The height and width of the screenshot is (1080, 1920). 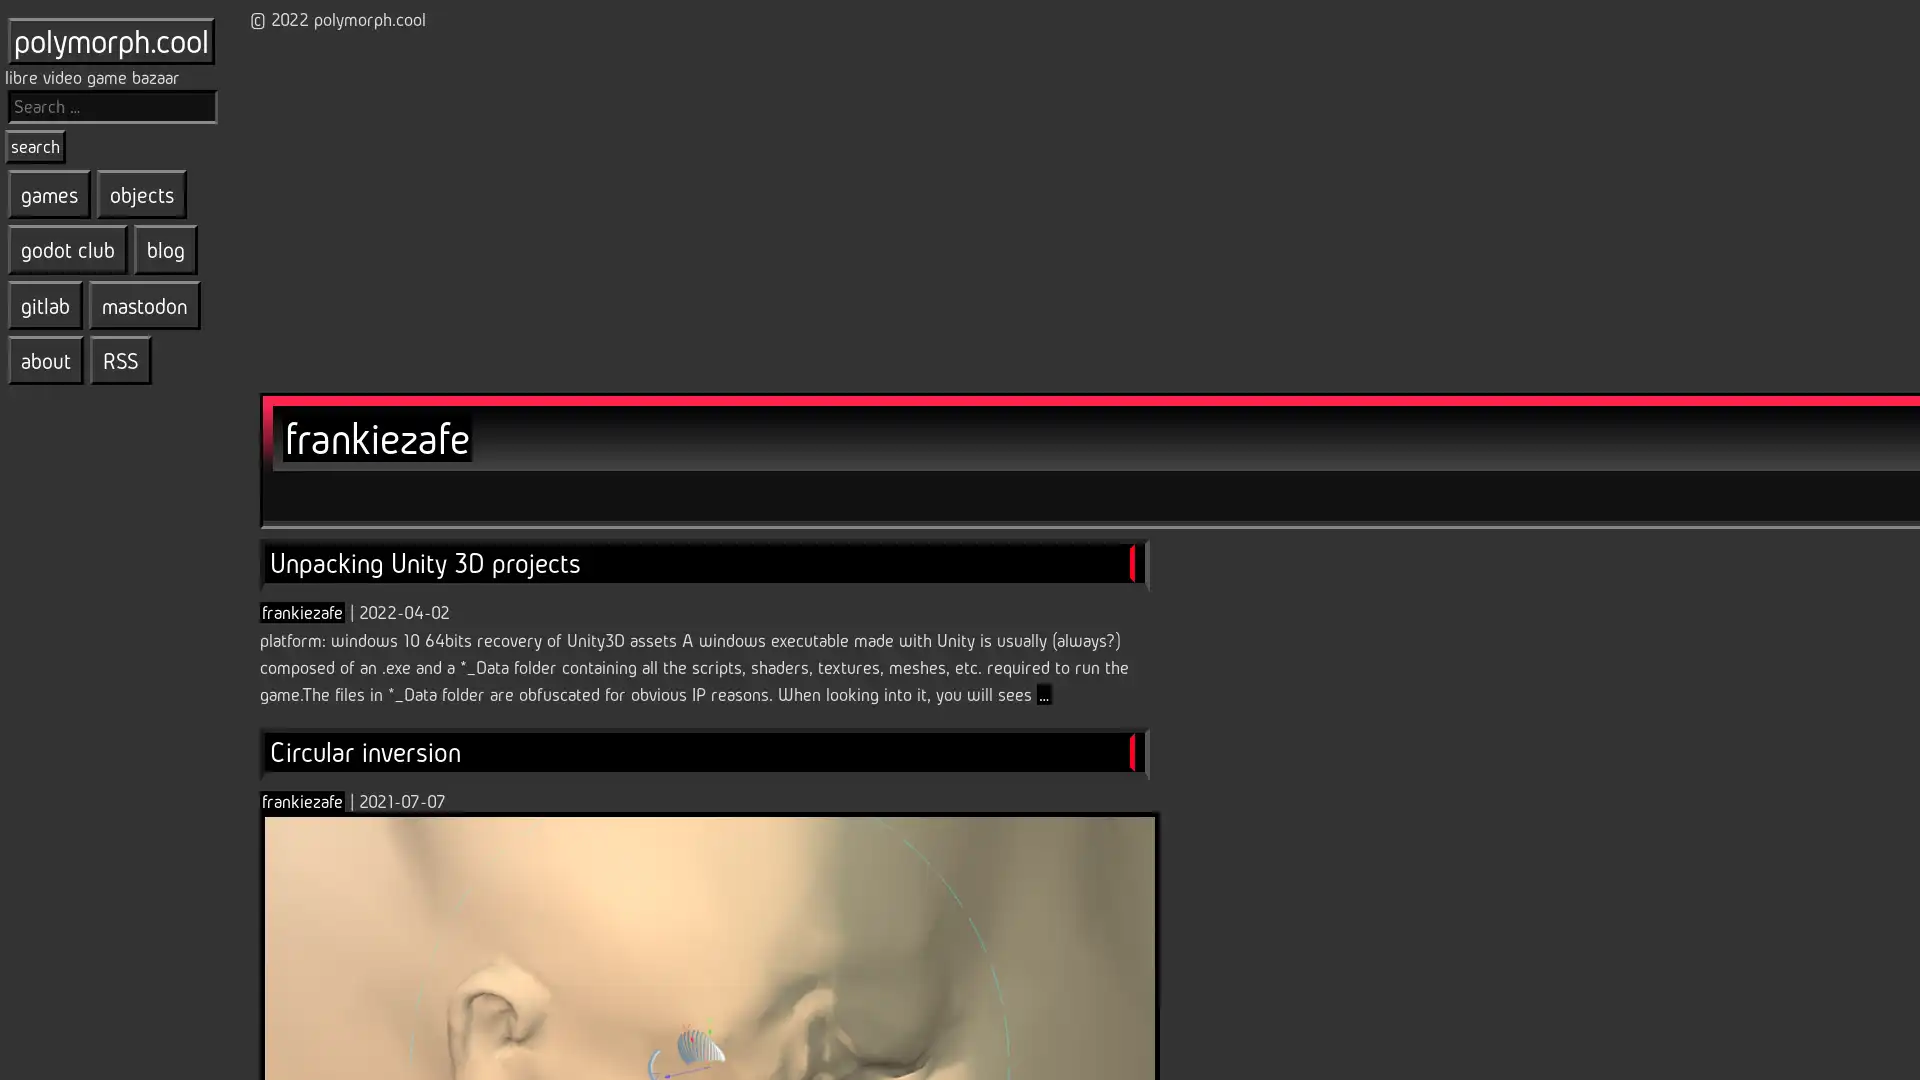 I want to click on Search, so click(x=35, y=145).